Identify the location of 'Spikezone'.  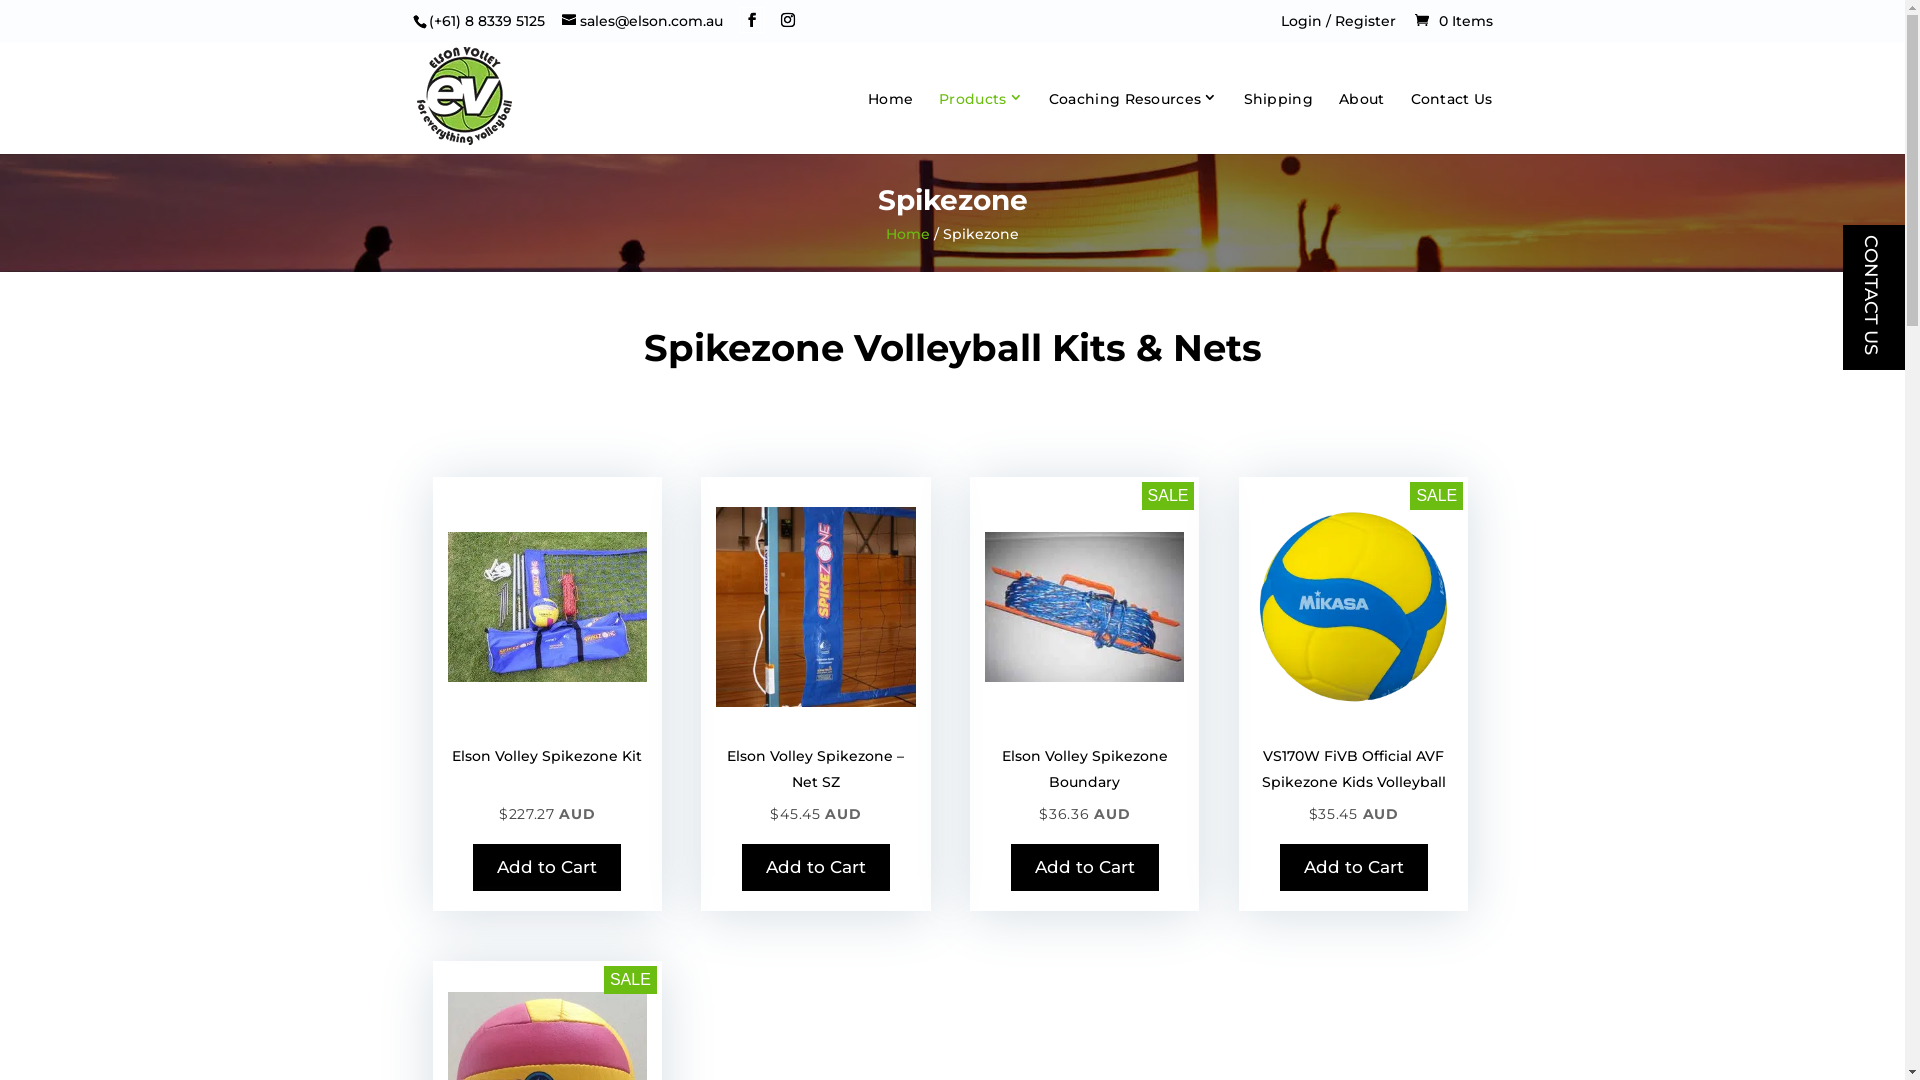
(1353, 605).